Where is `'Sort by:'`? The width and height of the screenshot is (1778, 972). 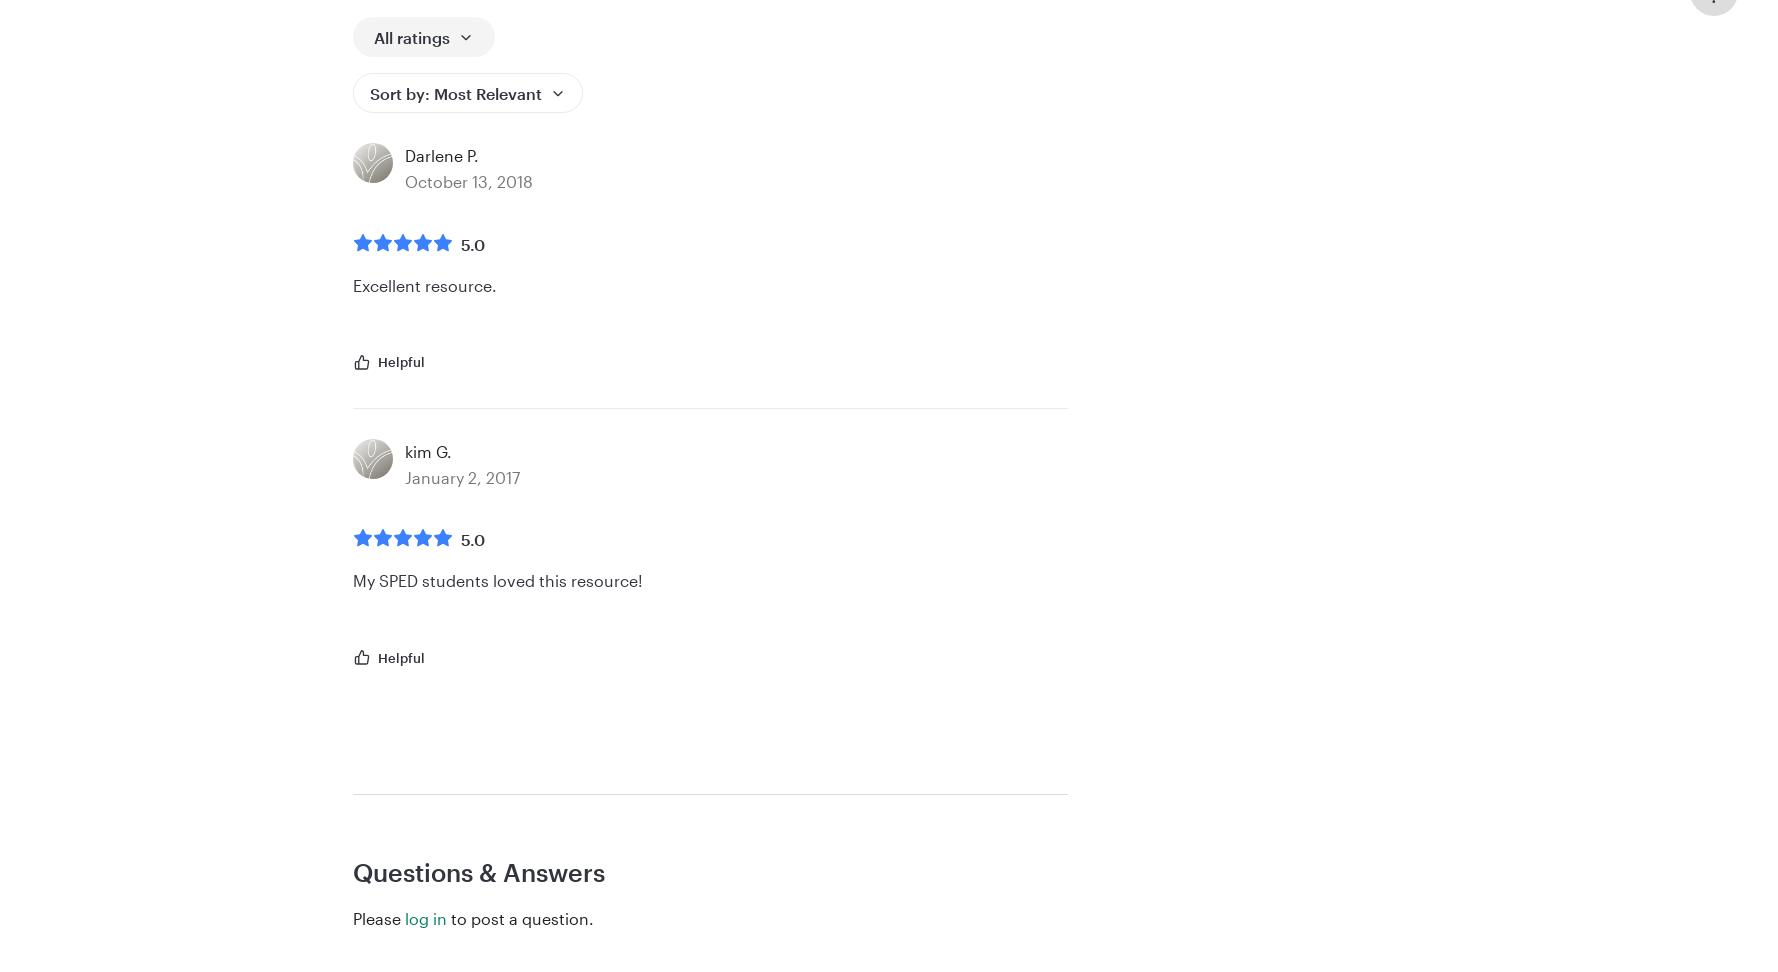 'Sort by:' is located at coordinates (402, 91).